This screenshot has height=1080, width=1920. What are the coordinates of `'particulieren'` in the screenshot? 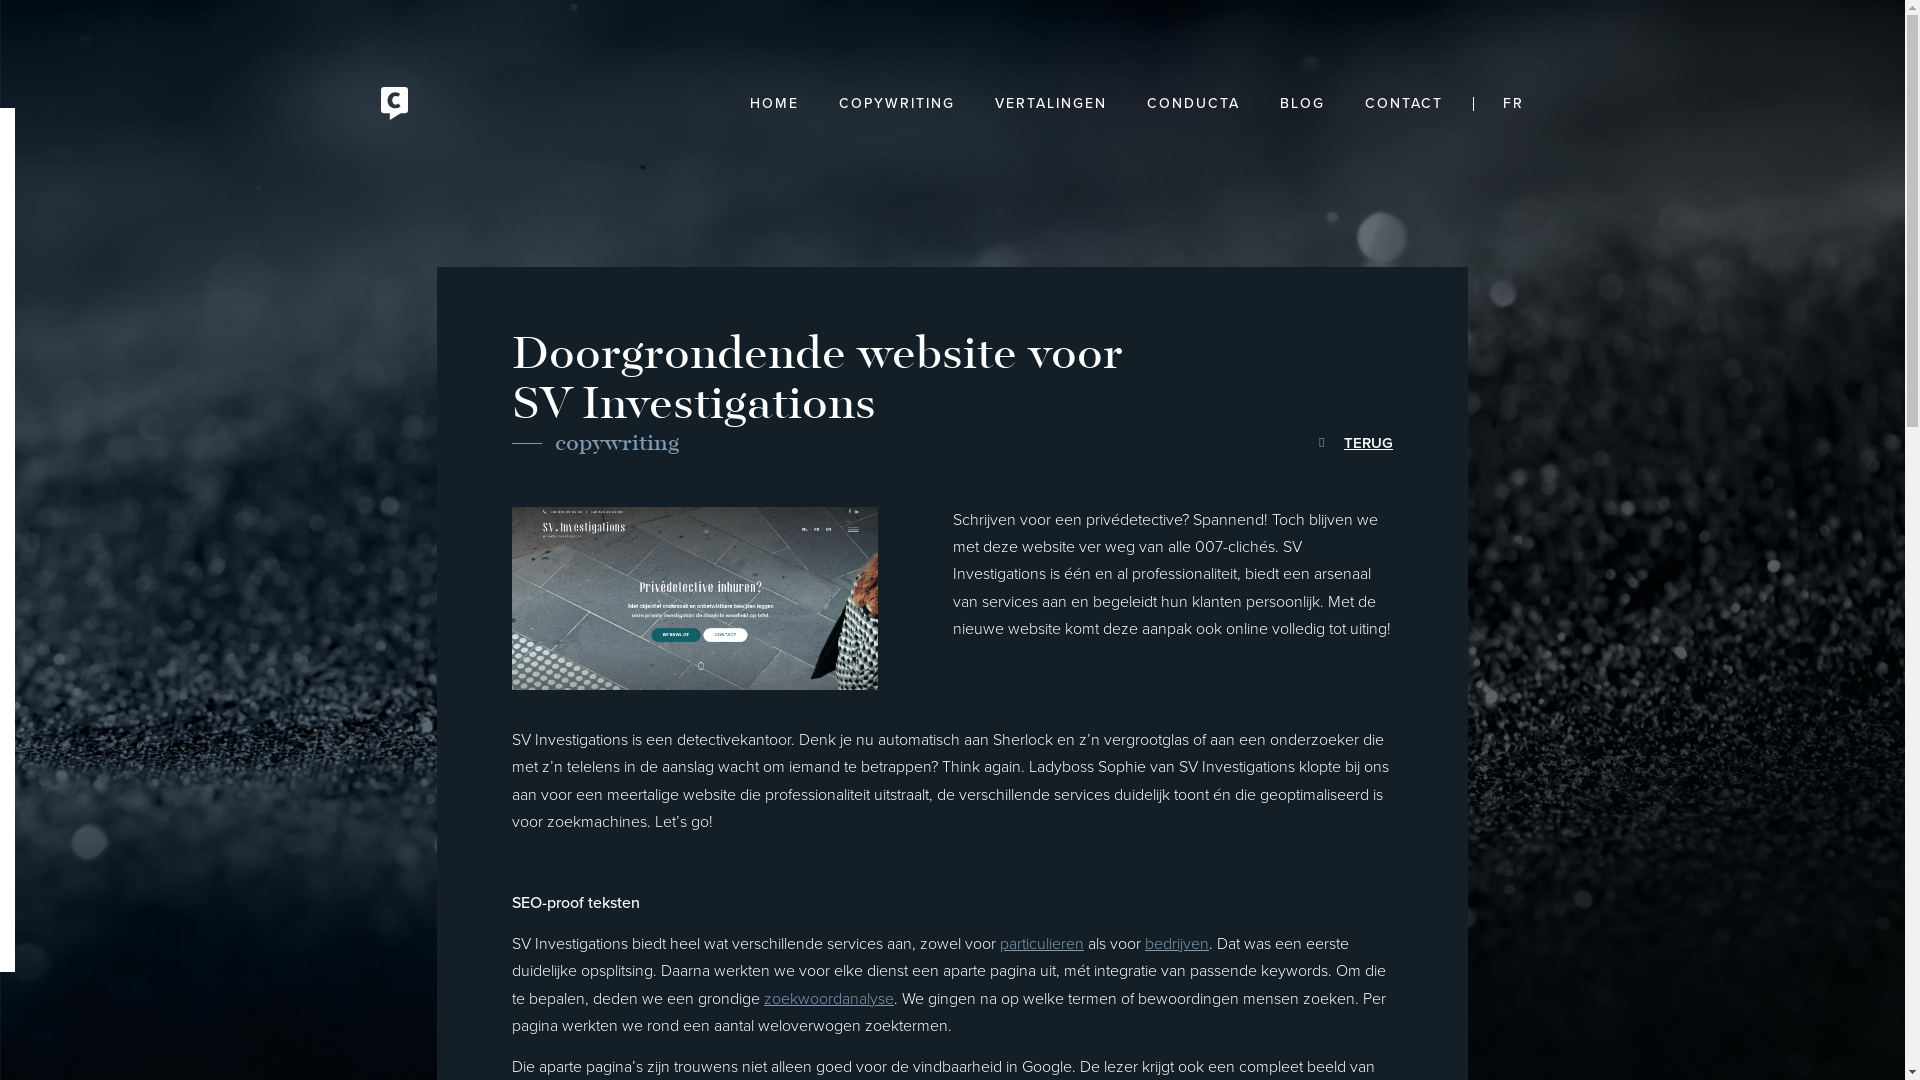 It's located at (1040, 944).